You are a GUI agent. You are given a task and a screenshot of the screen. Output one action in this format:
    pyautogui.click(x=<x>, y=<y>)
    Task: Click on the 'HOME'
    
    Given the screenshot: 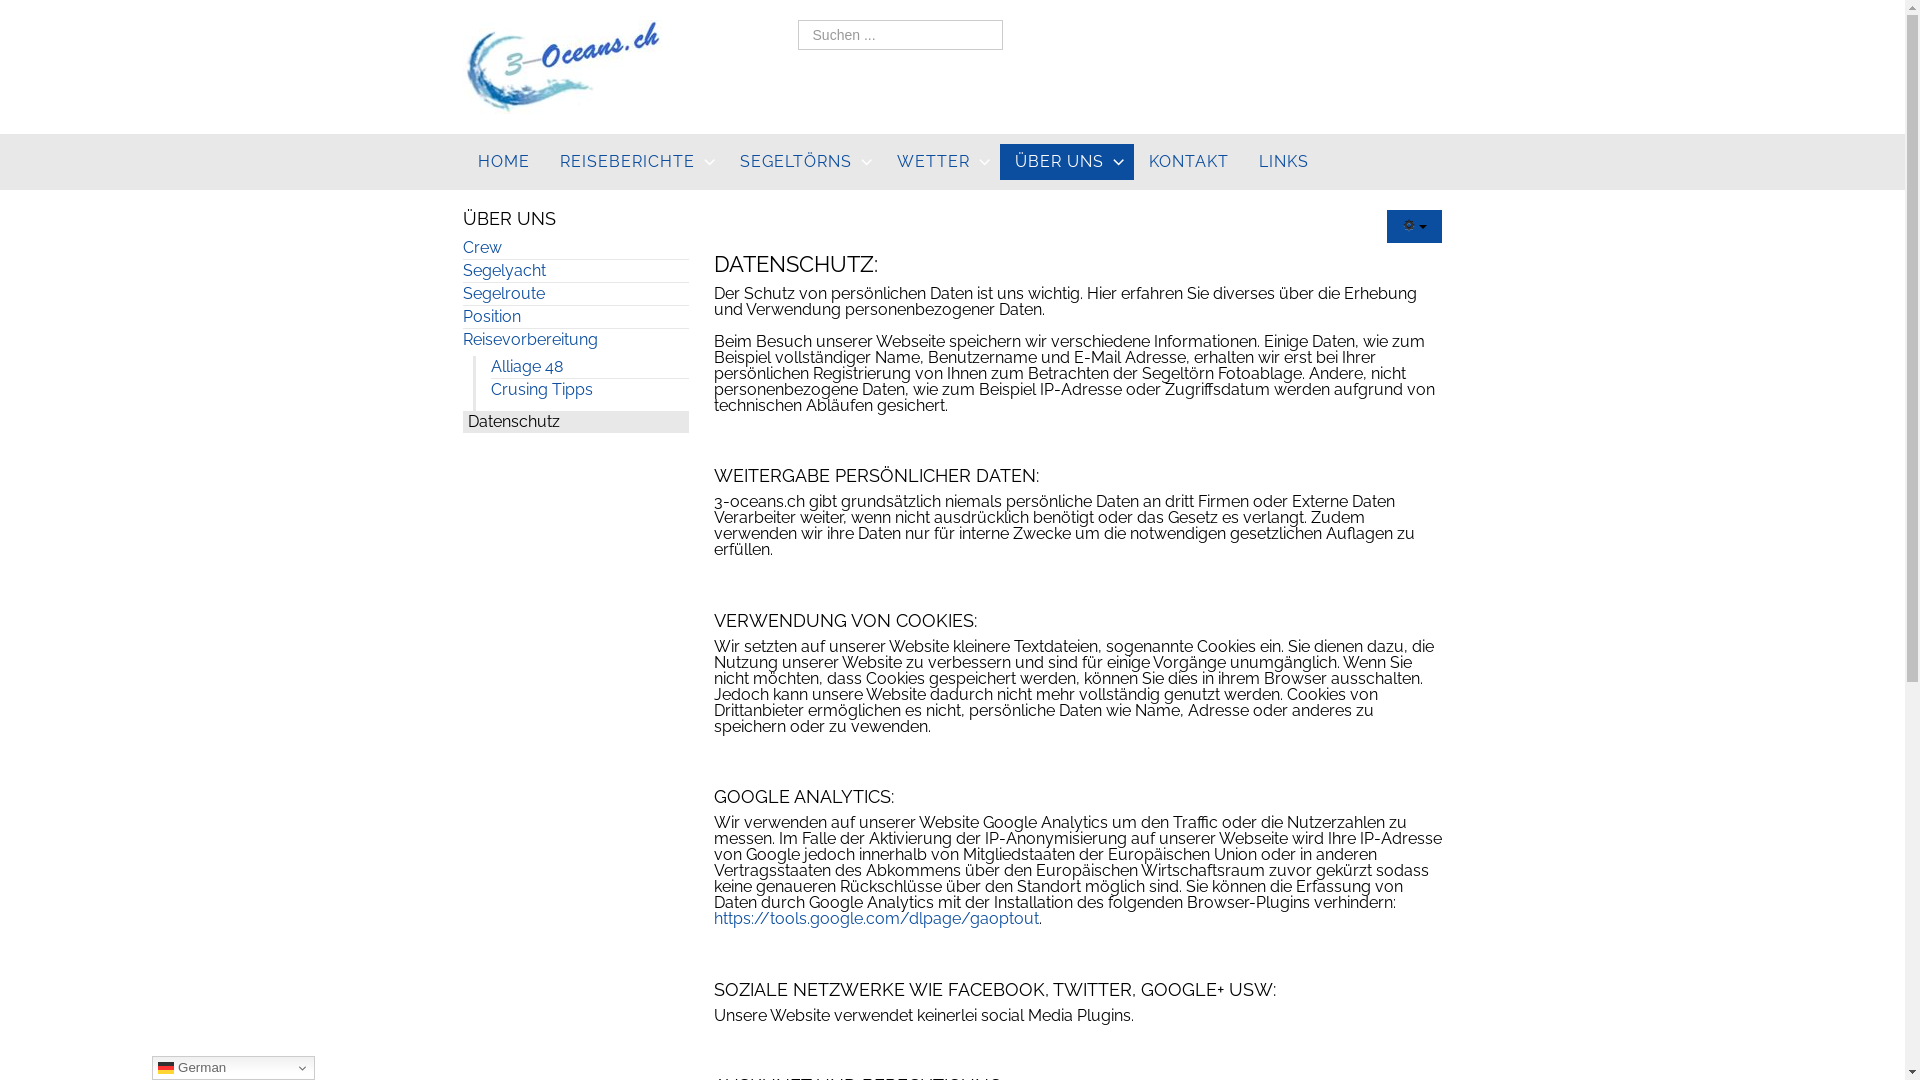 What is the action you would take?
    pyautogui.click(x=503, y=161)
    